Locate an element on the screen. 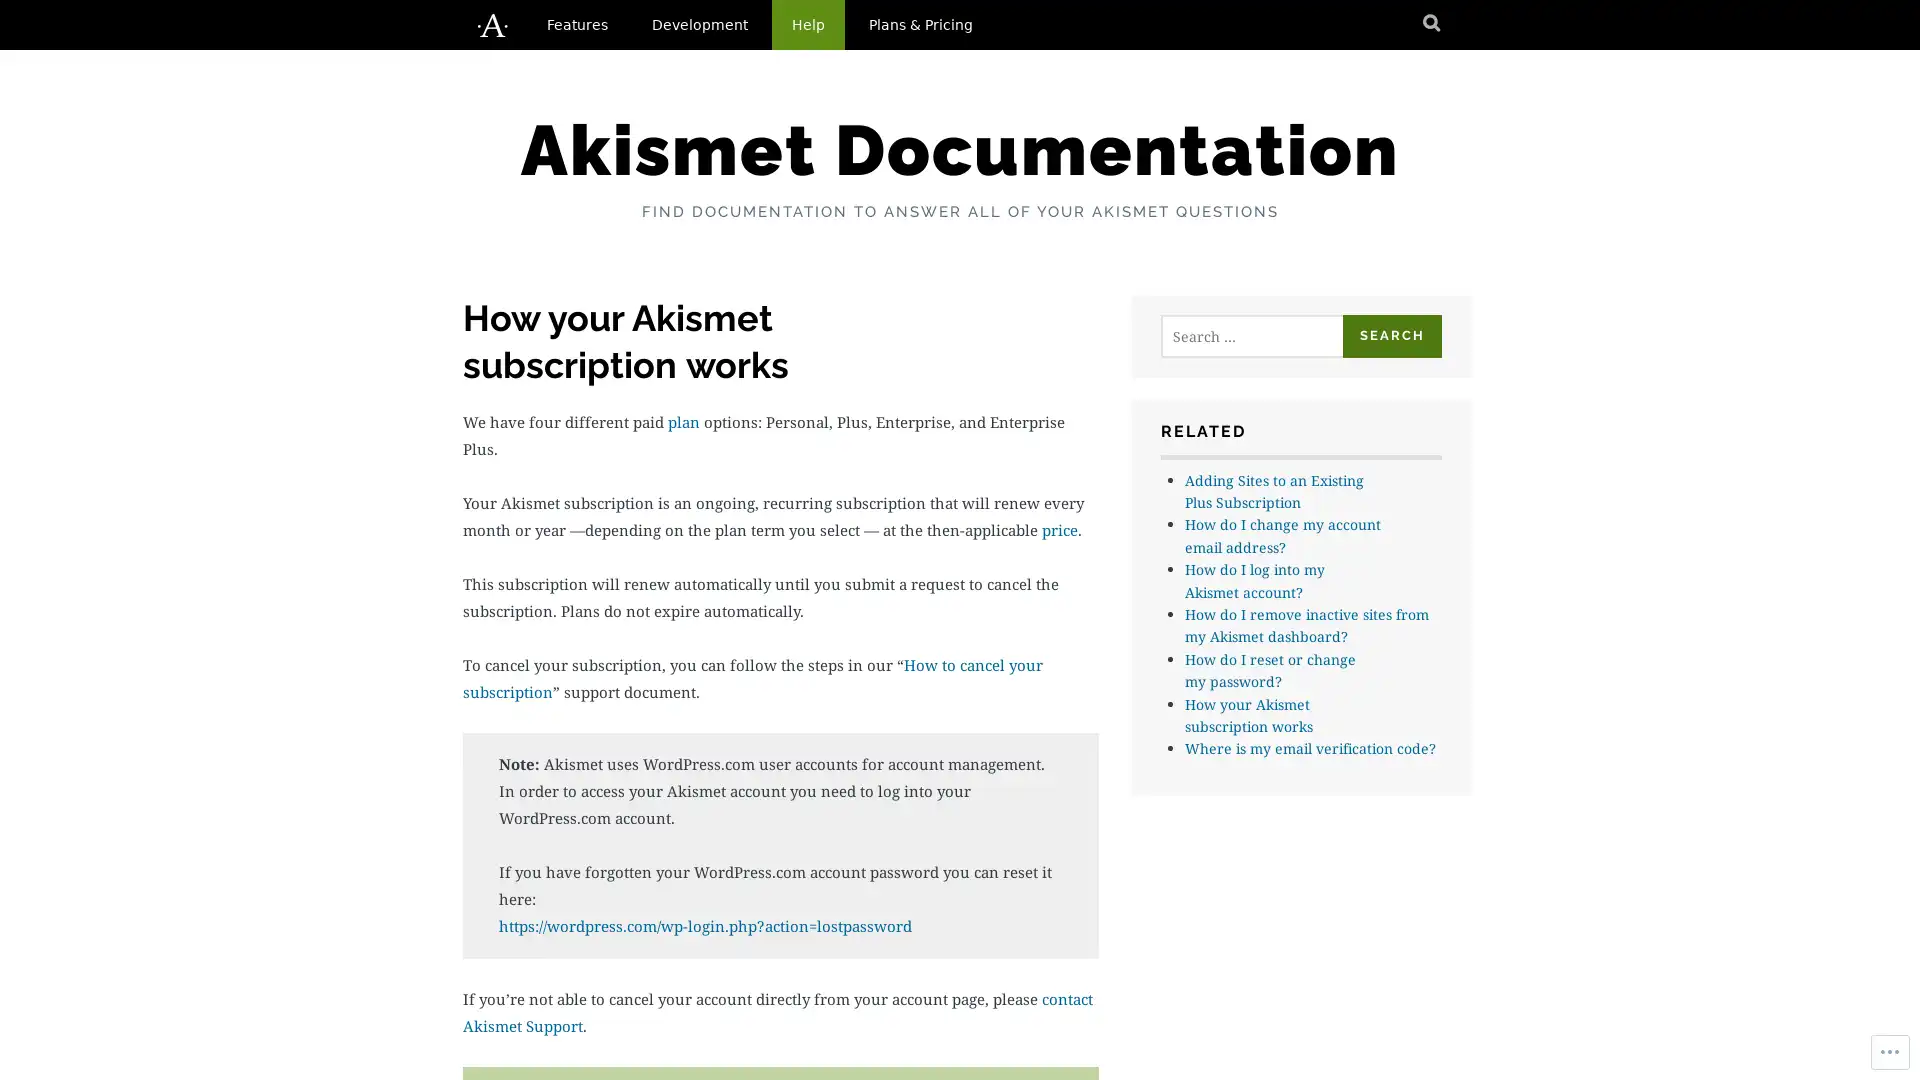  Search is located at coordinates (1391, 335).